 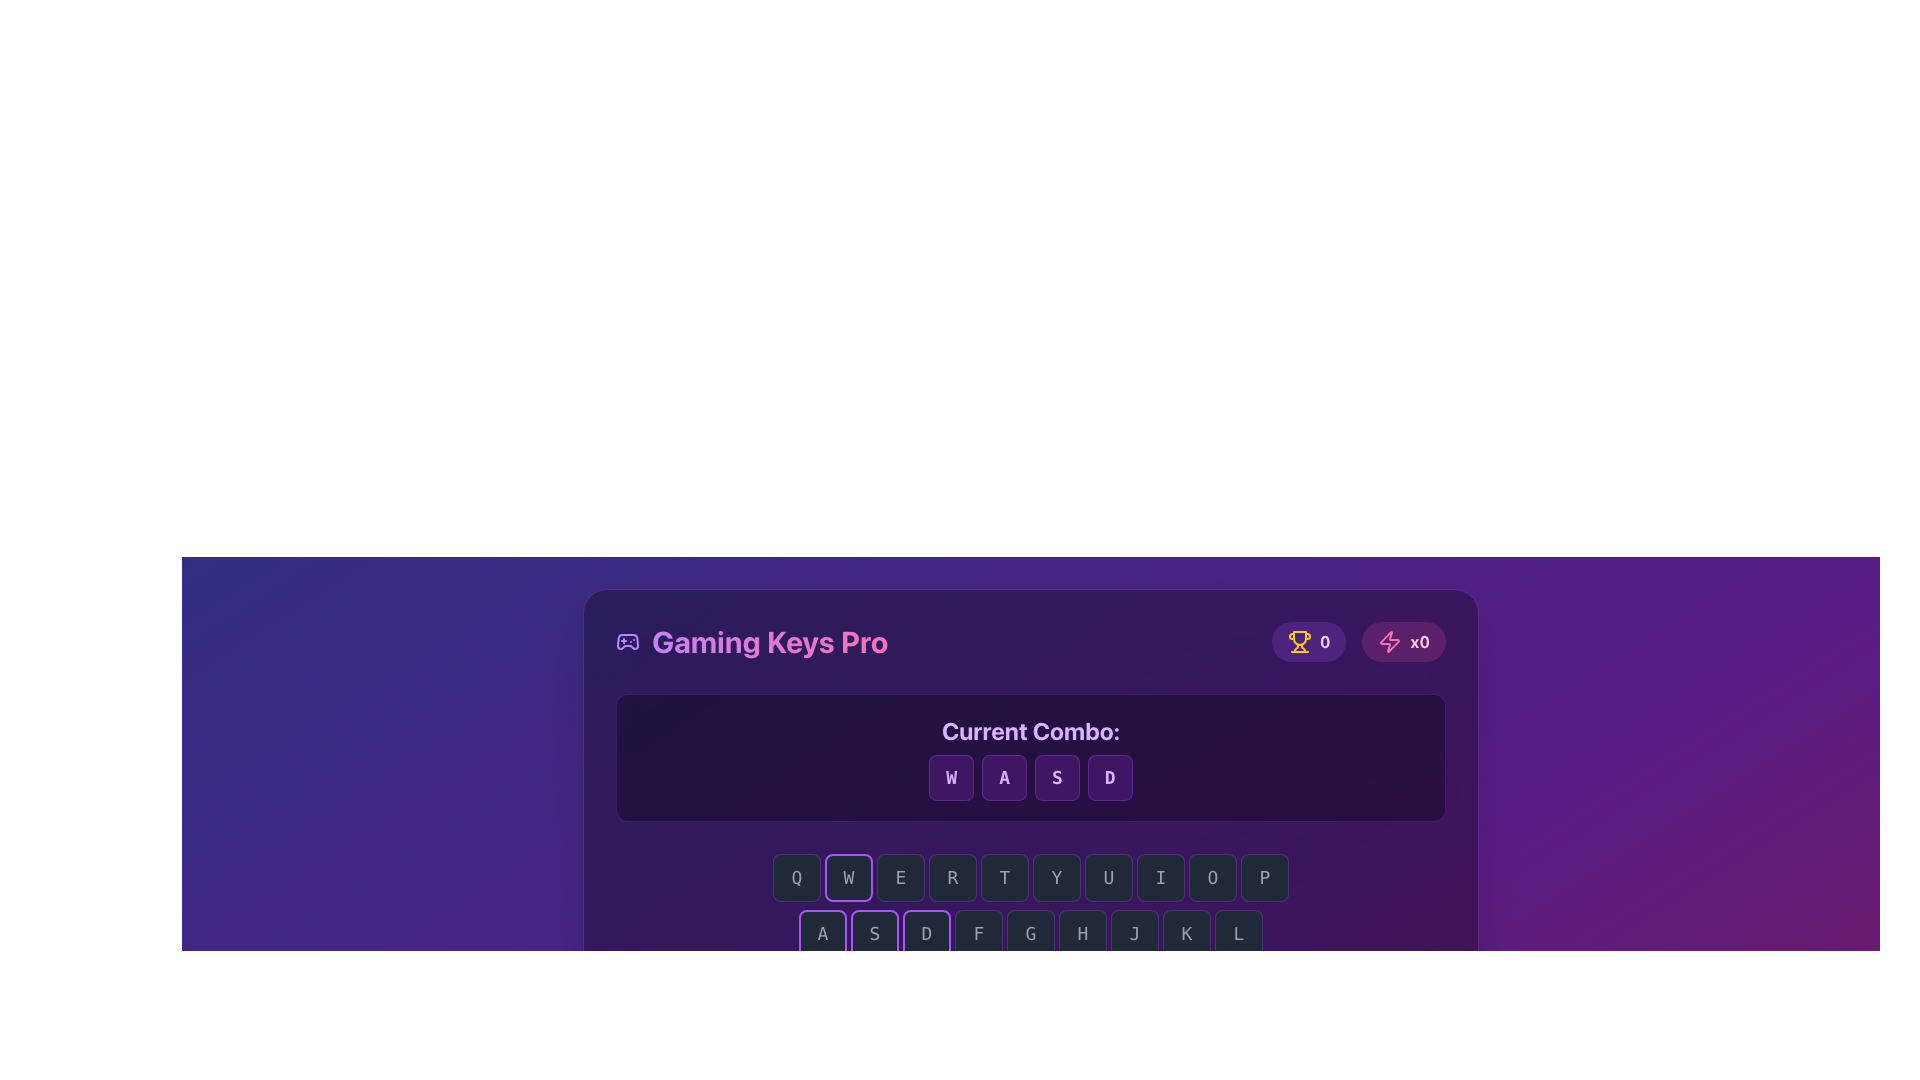 I want to click on the lightning-themed icon, which is the leftmost of three items in a rounded rectangular group, likely serving as a visual indicator or counter, so click(x=1389, y=641).